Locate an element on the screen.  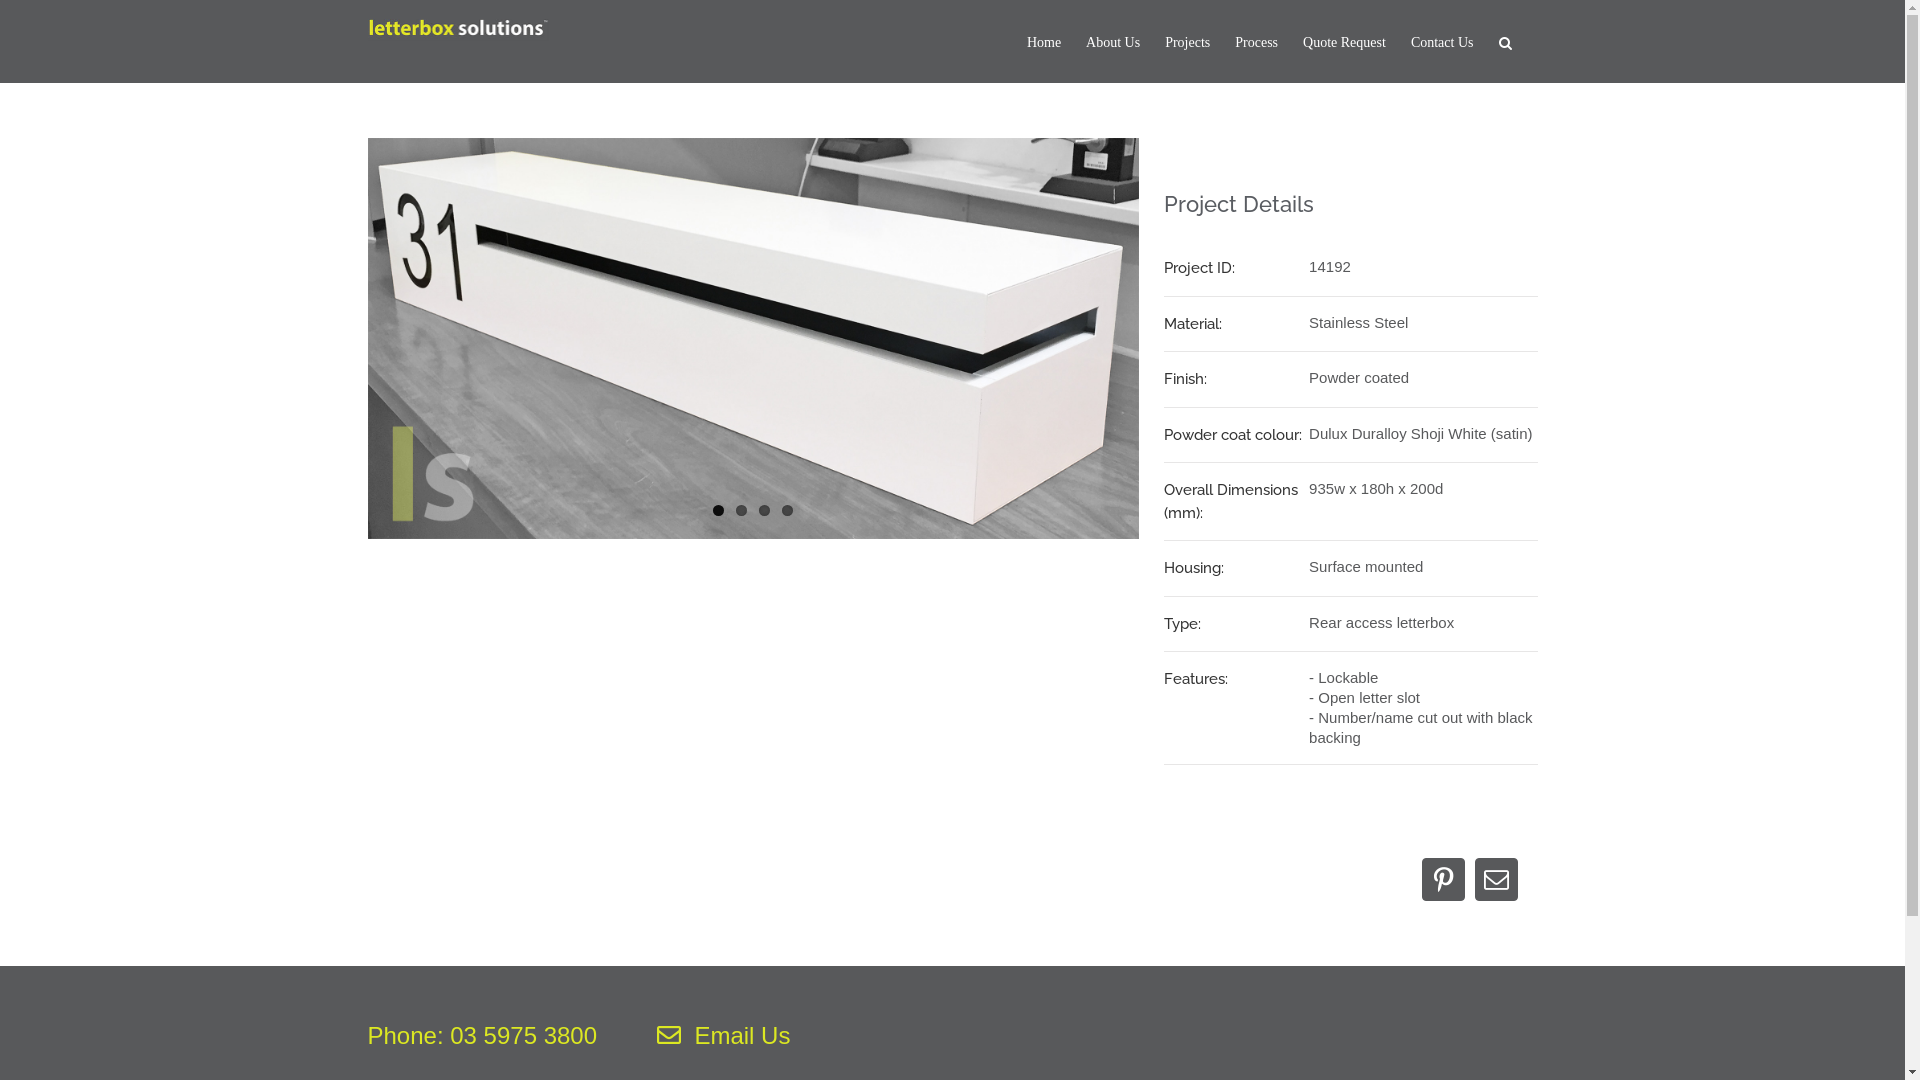
'Projects' is located at coordinates (1165, 41).